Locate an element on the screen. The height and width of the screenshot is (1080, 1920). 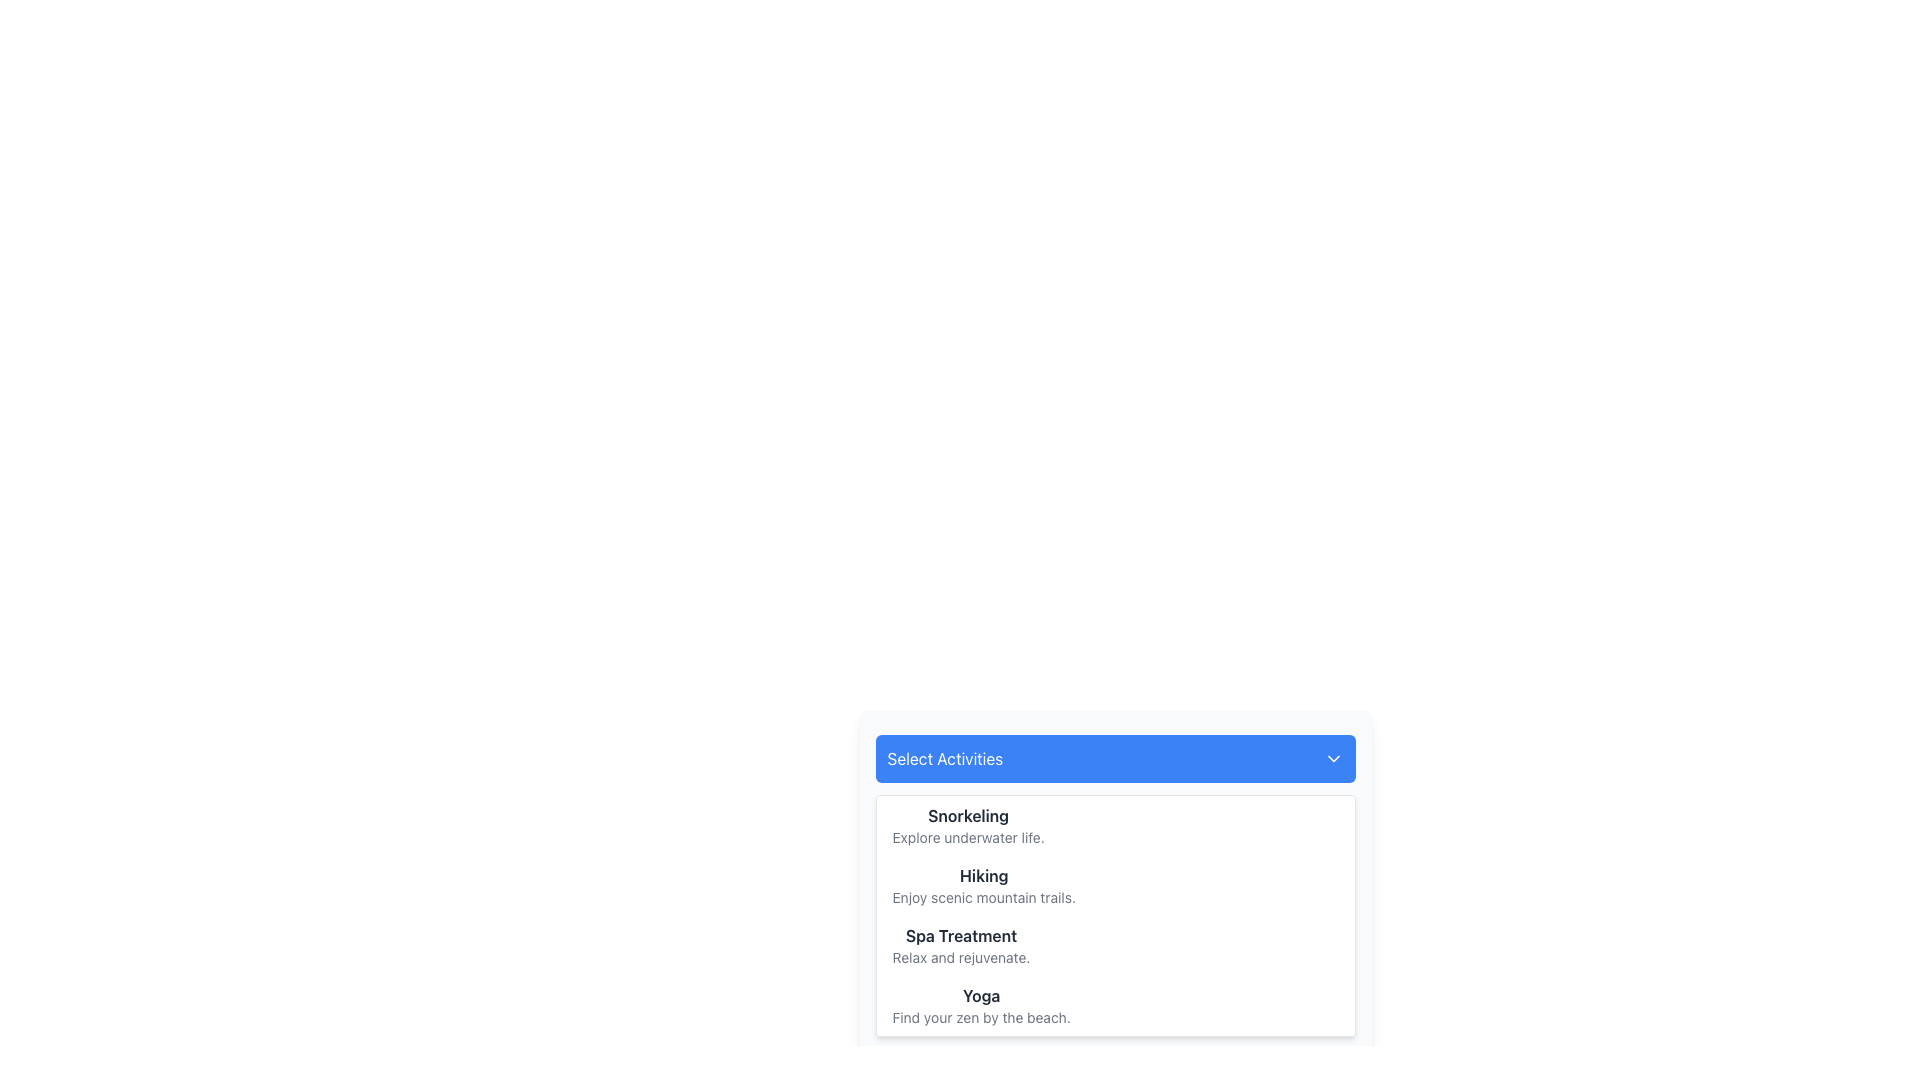
the first textual list item under the 'Select Activities' section is located at coordinates (968, 825).